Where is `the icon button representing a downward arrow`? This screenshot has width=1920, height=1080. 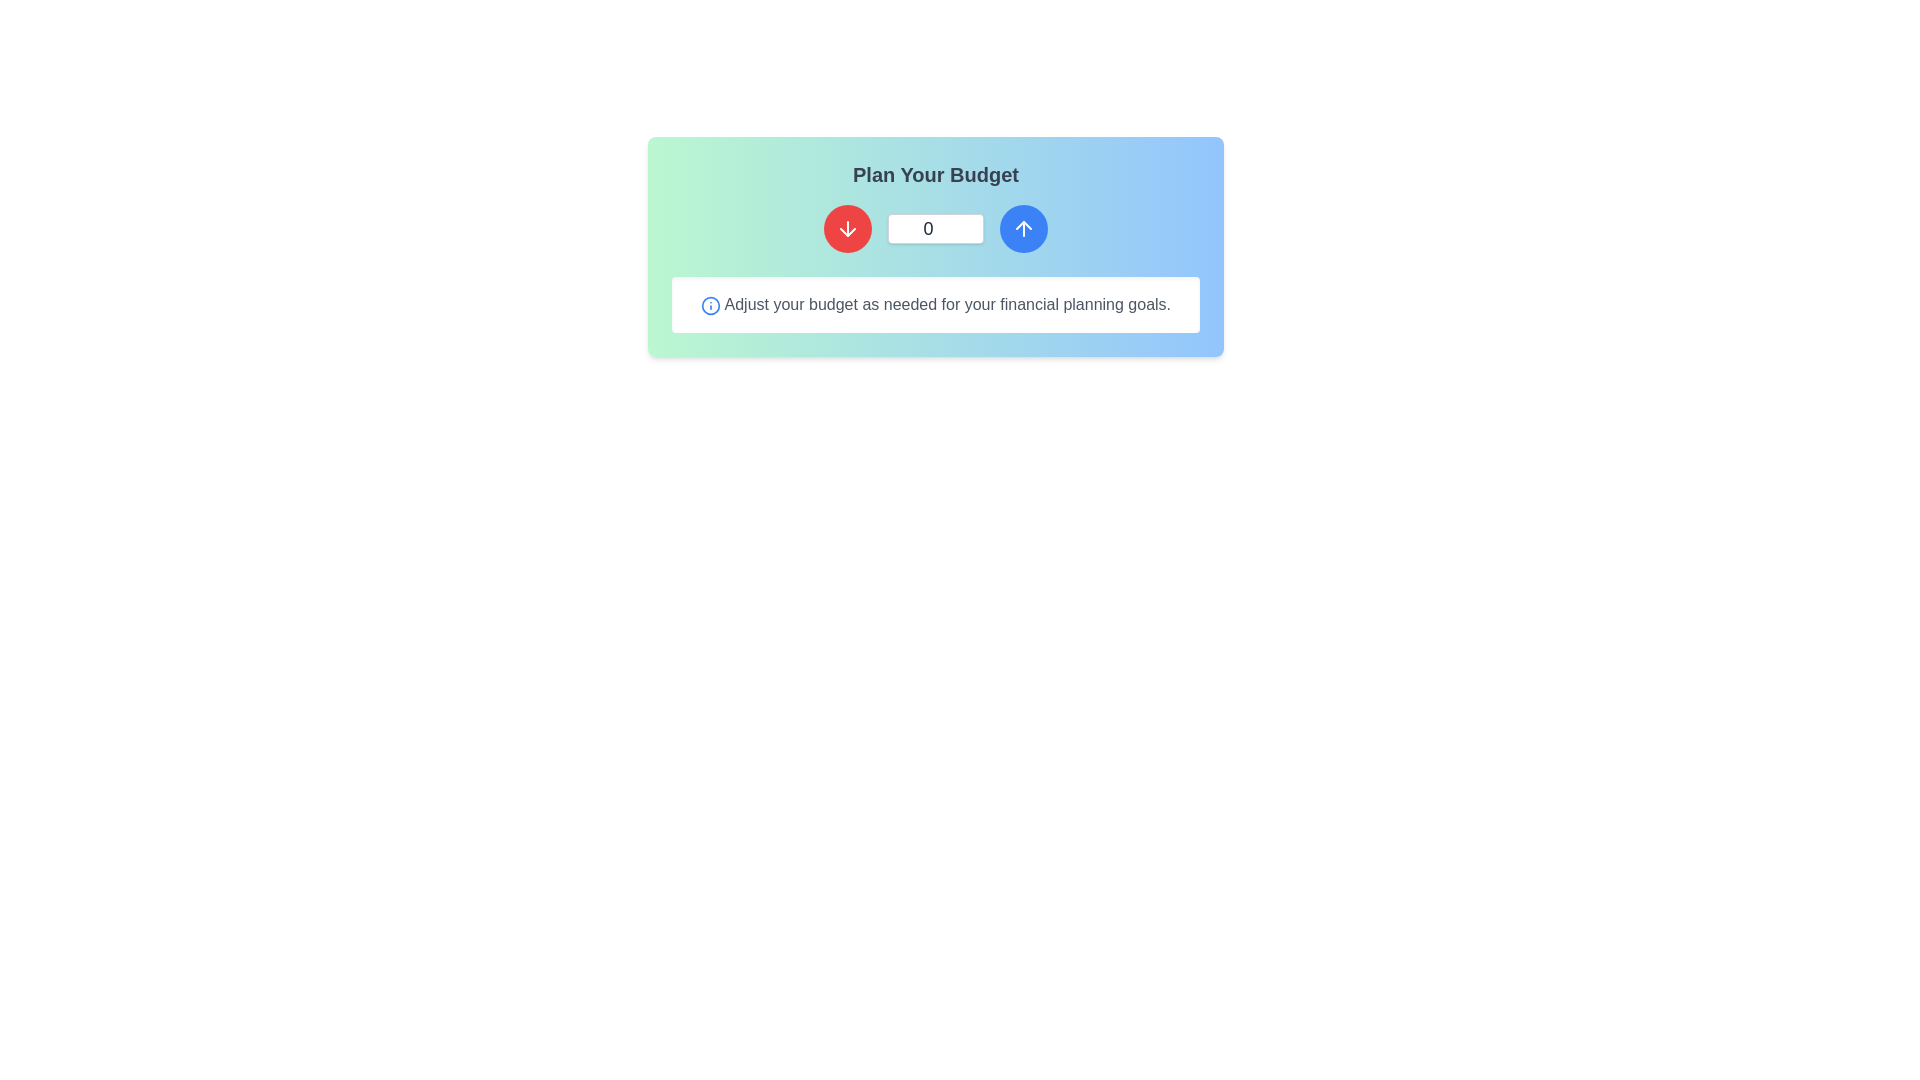 the icon button representing a downward arrow is located at coordinates (848, 227).